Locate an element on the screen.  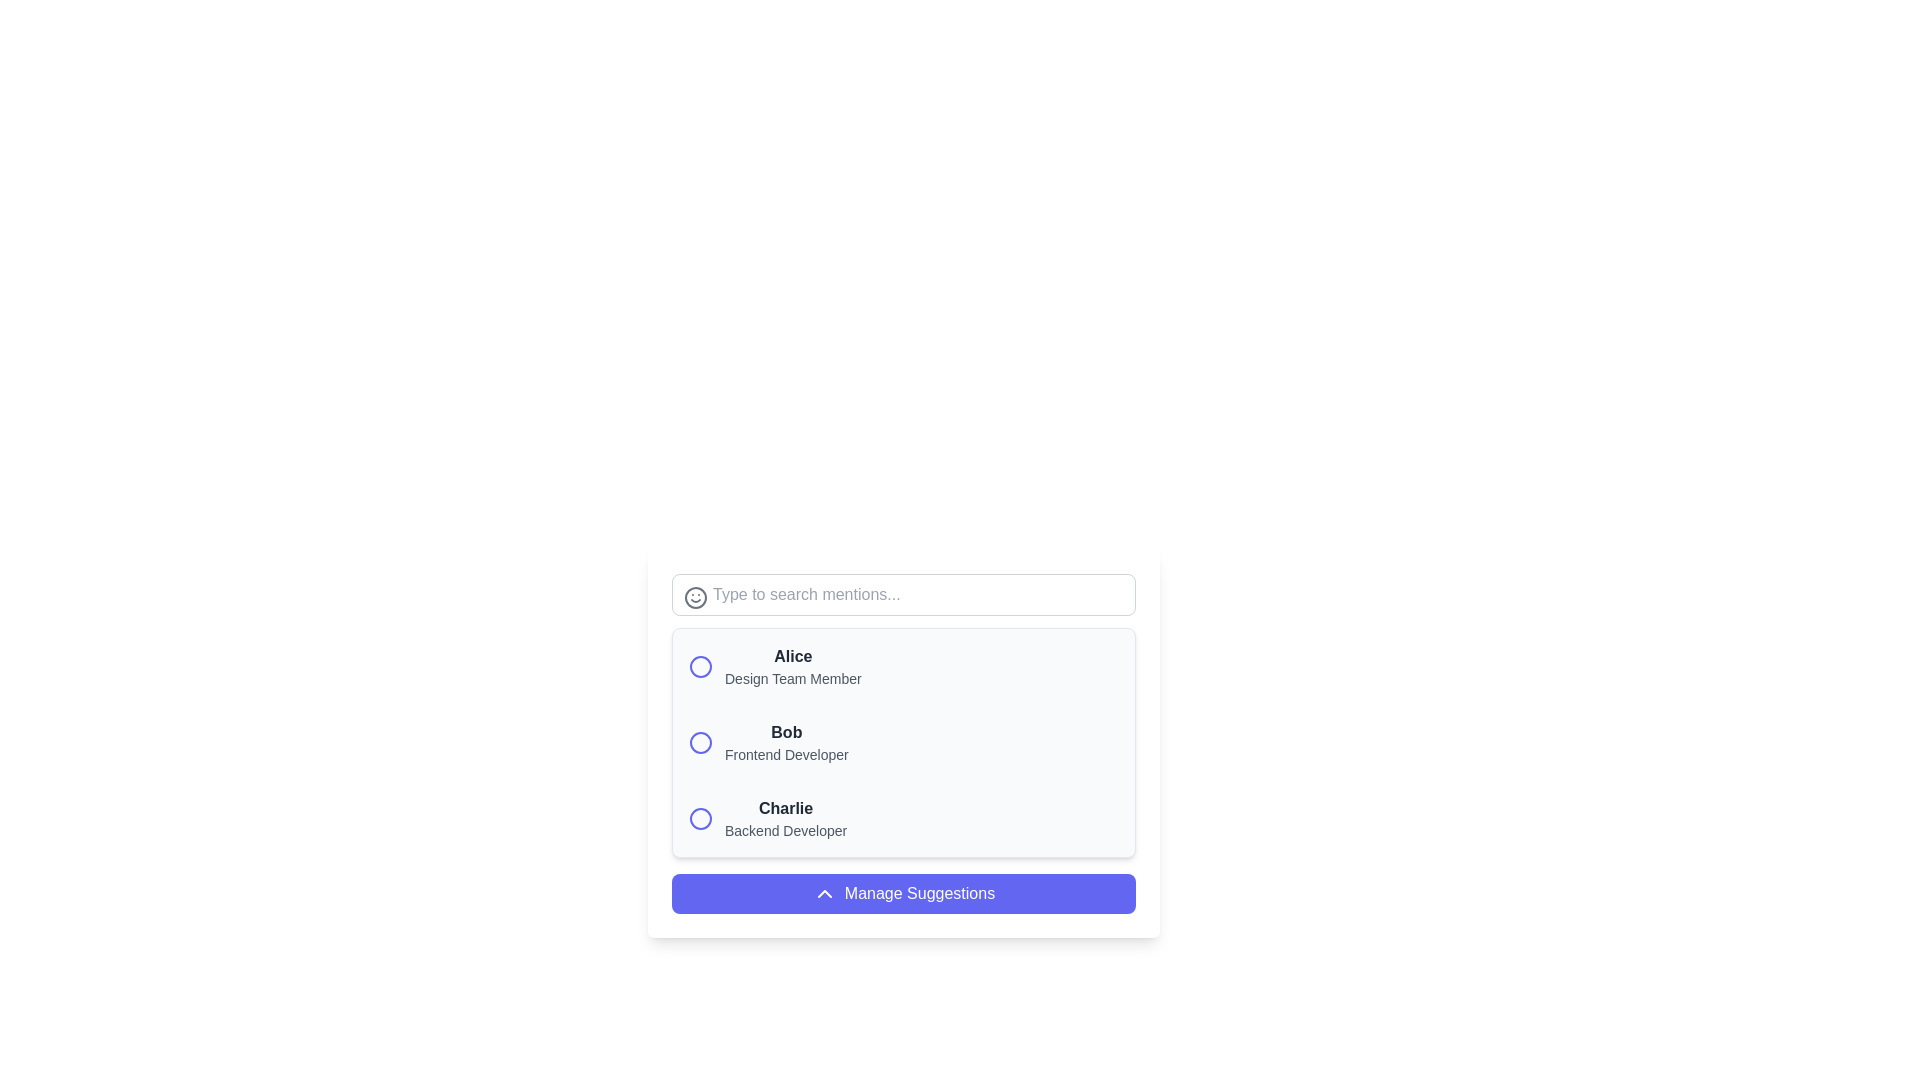
text 'Charlie' from the text label which is the third entry in the dropdown list, styled in bold and dark font, above the subtitle 'Backend Developer' is located at coordinates (785, 808).